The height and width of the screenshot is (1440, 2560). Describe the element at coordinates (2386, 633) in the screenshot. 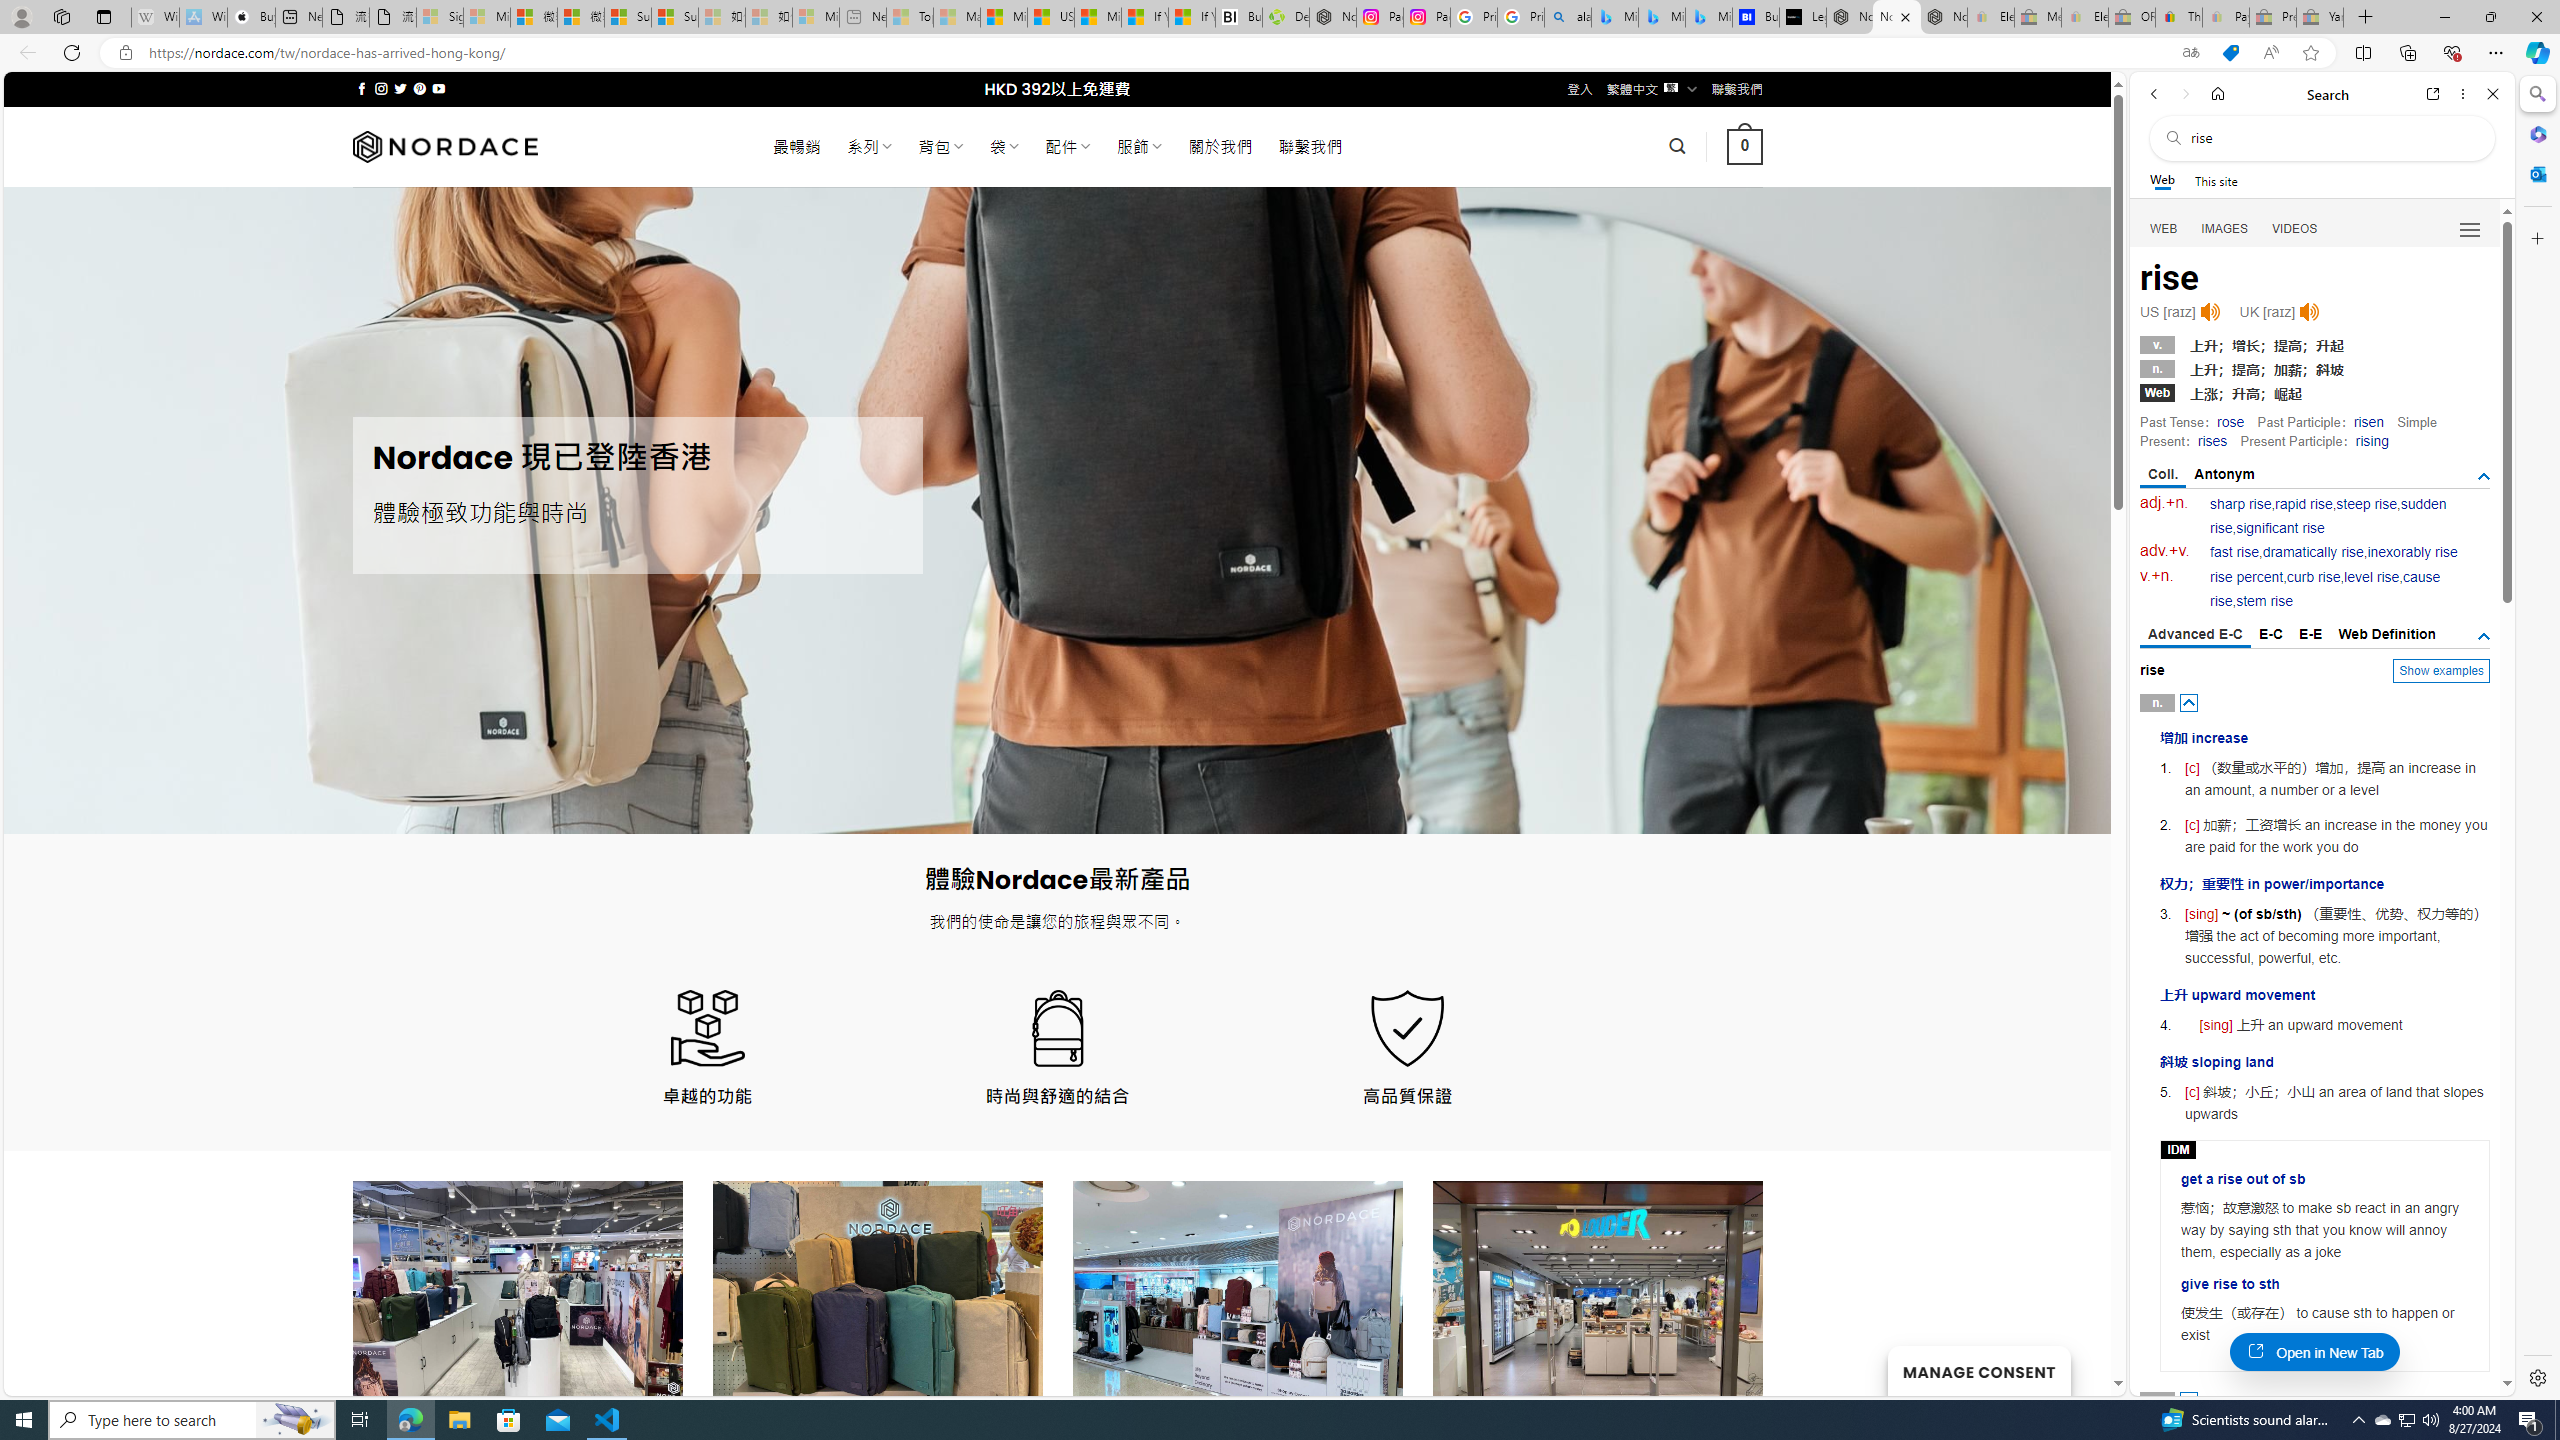

I see `'Web Definition'` at that location.